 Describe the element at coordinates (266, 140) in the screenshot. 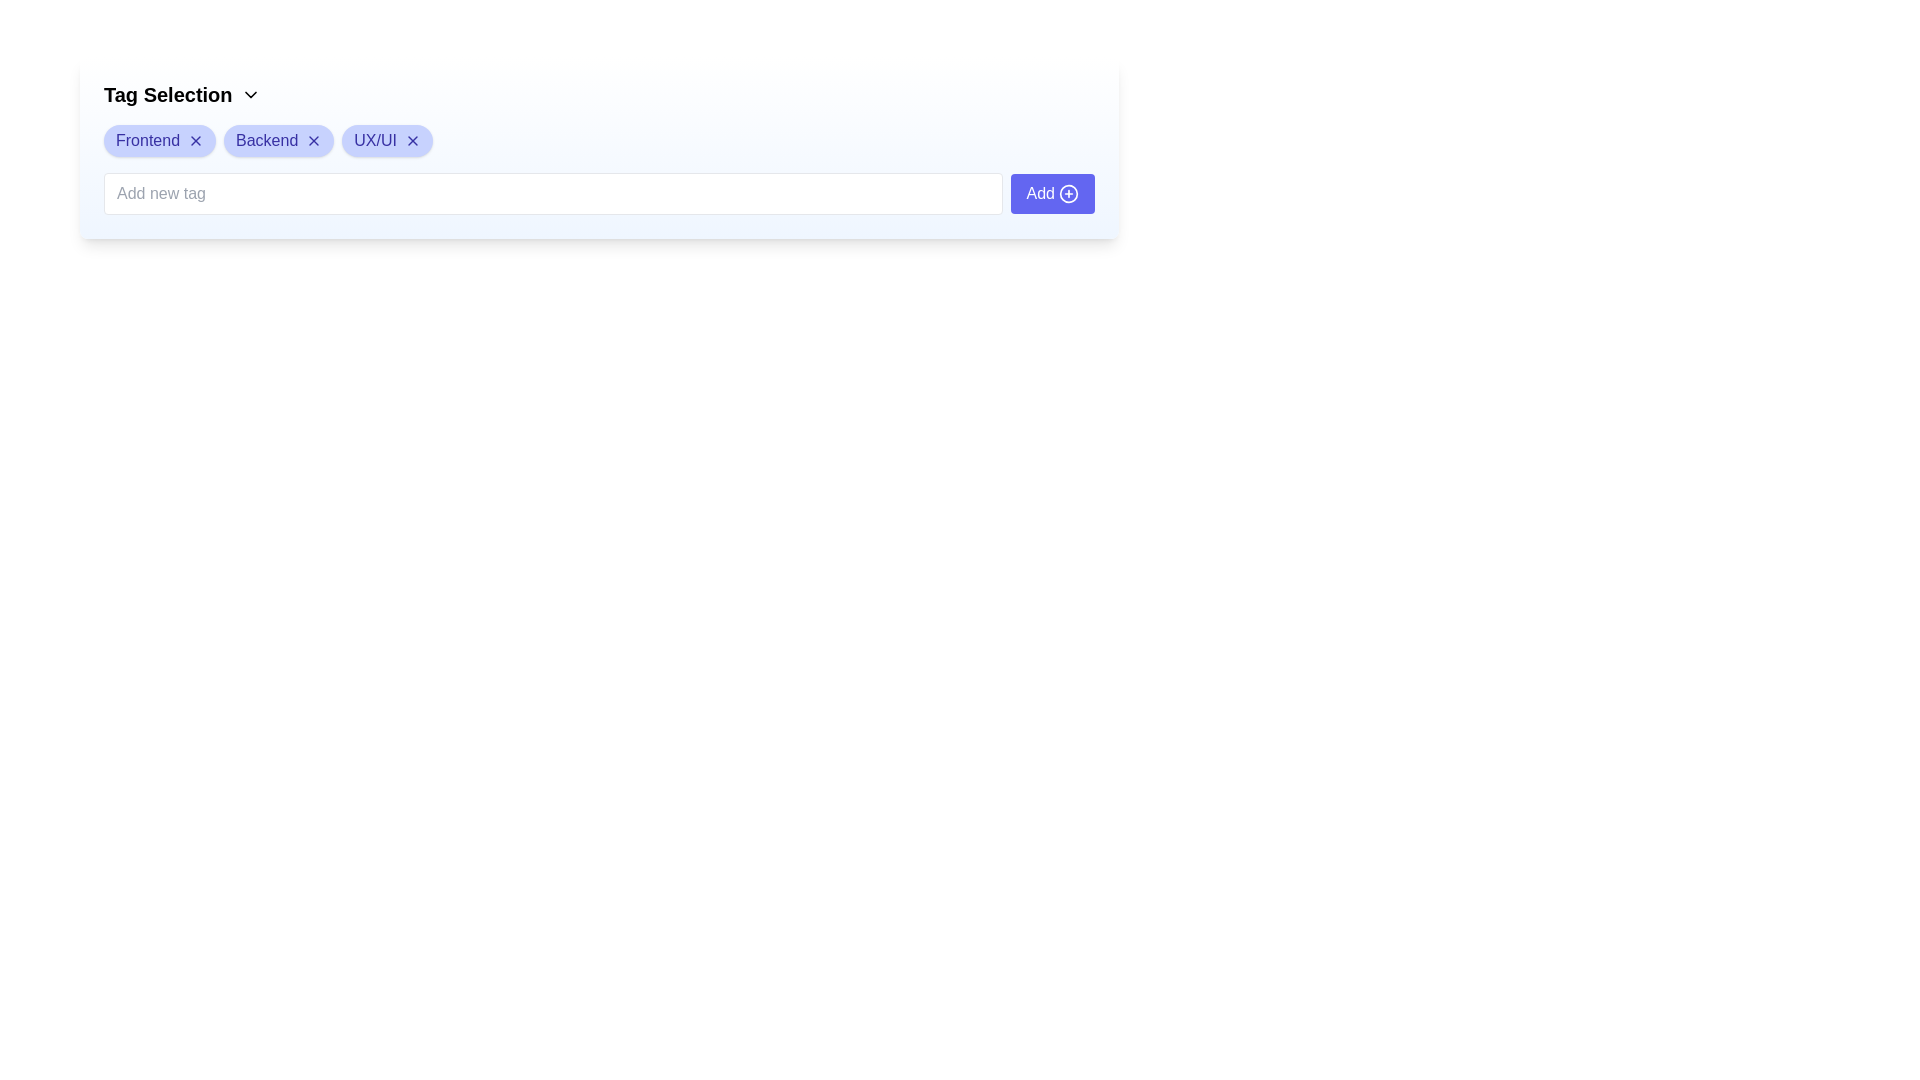

I see `the 'Backend' tag label located within the 'Tag Selection' bar to highlight or filter items associated with it` at that location.